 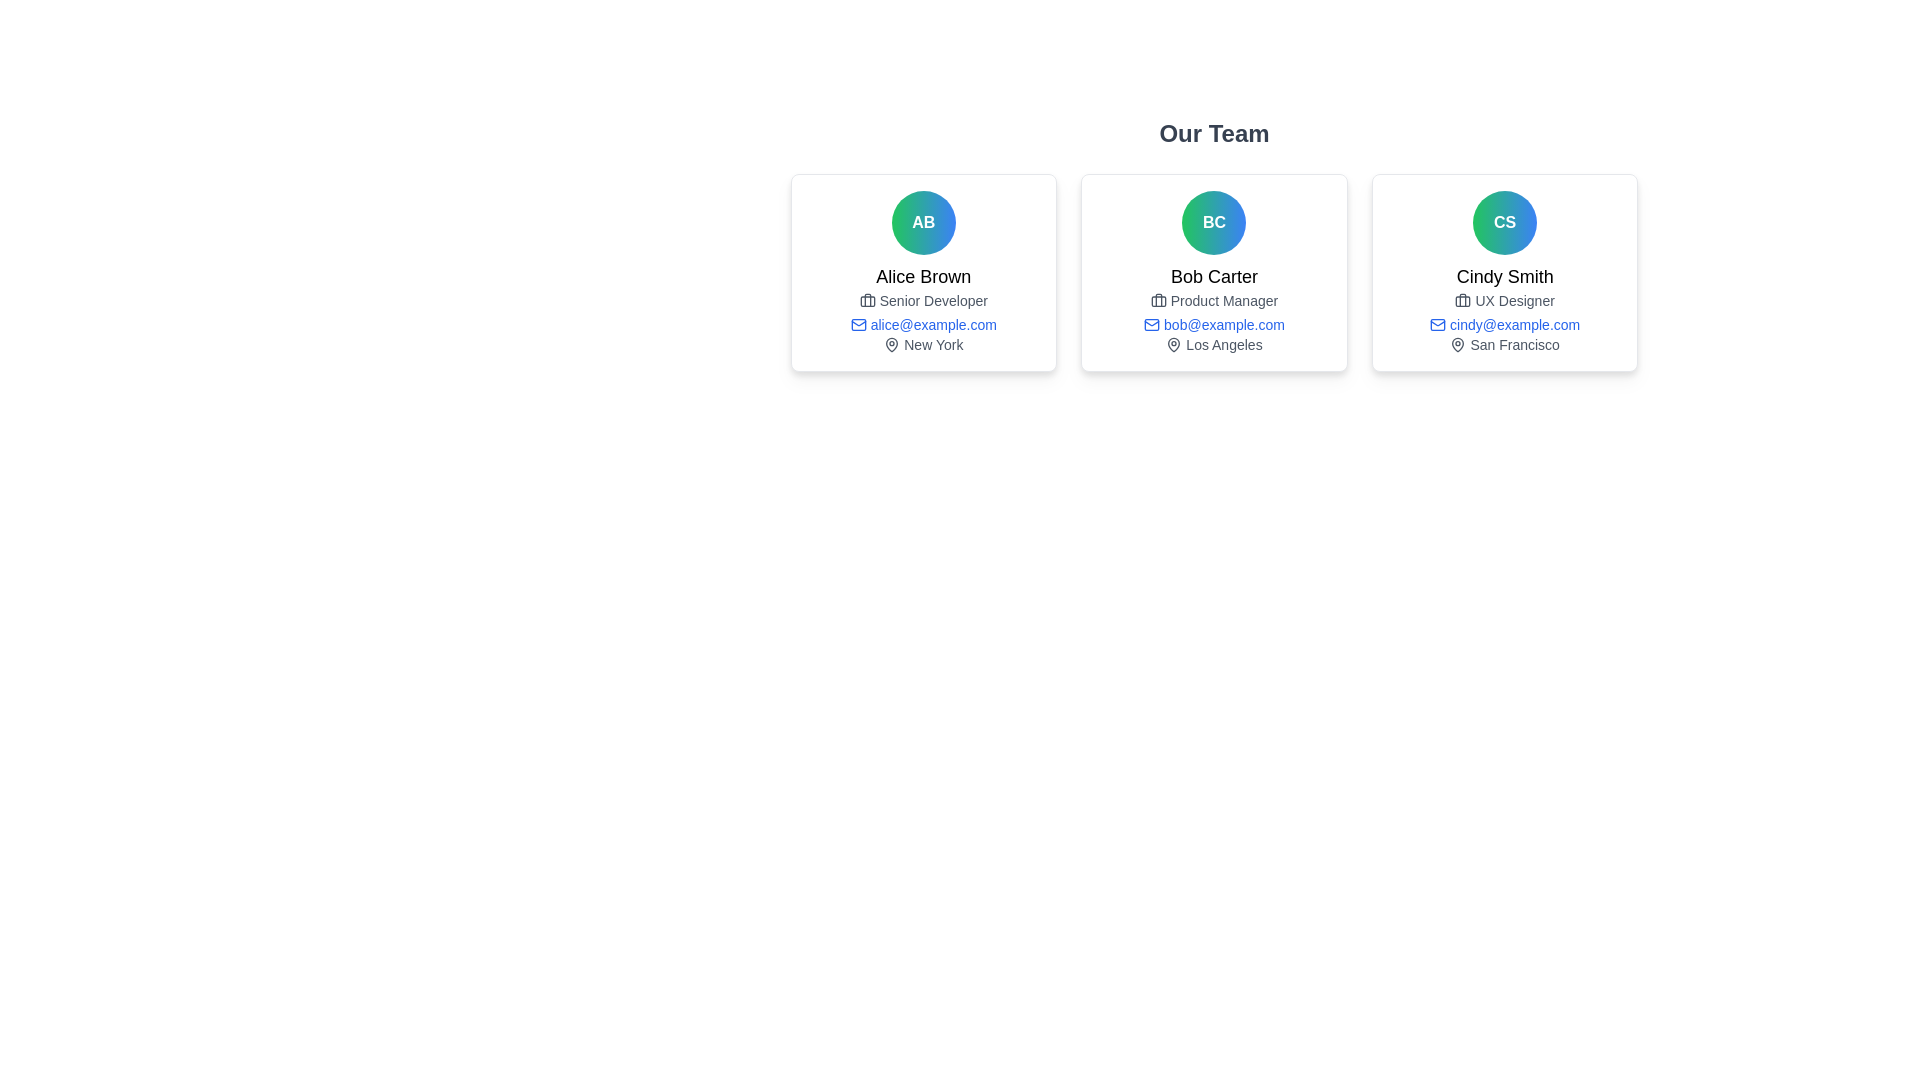 What do you see at coordinates (867, 300) in the screenshot?
I see `the 'Senior Developer' icon representing Alice Brown's professional role, located to the left of the text in the first card of the grid layout` at bounding box center [867, 300].